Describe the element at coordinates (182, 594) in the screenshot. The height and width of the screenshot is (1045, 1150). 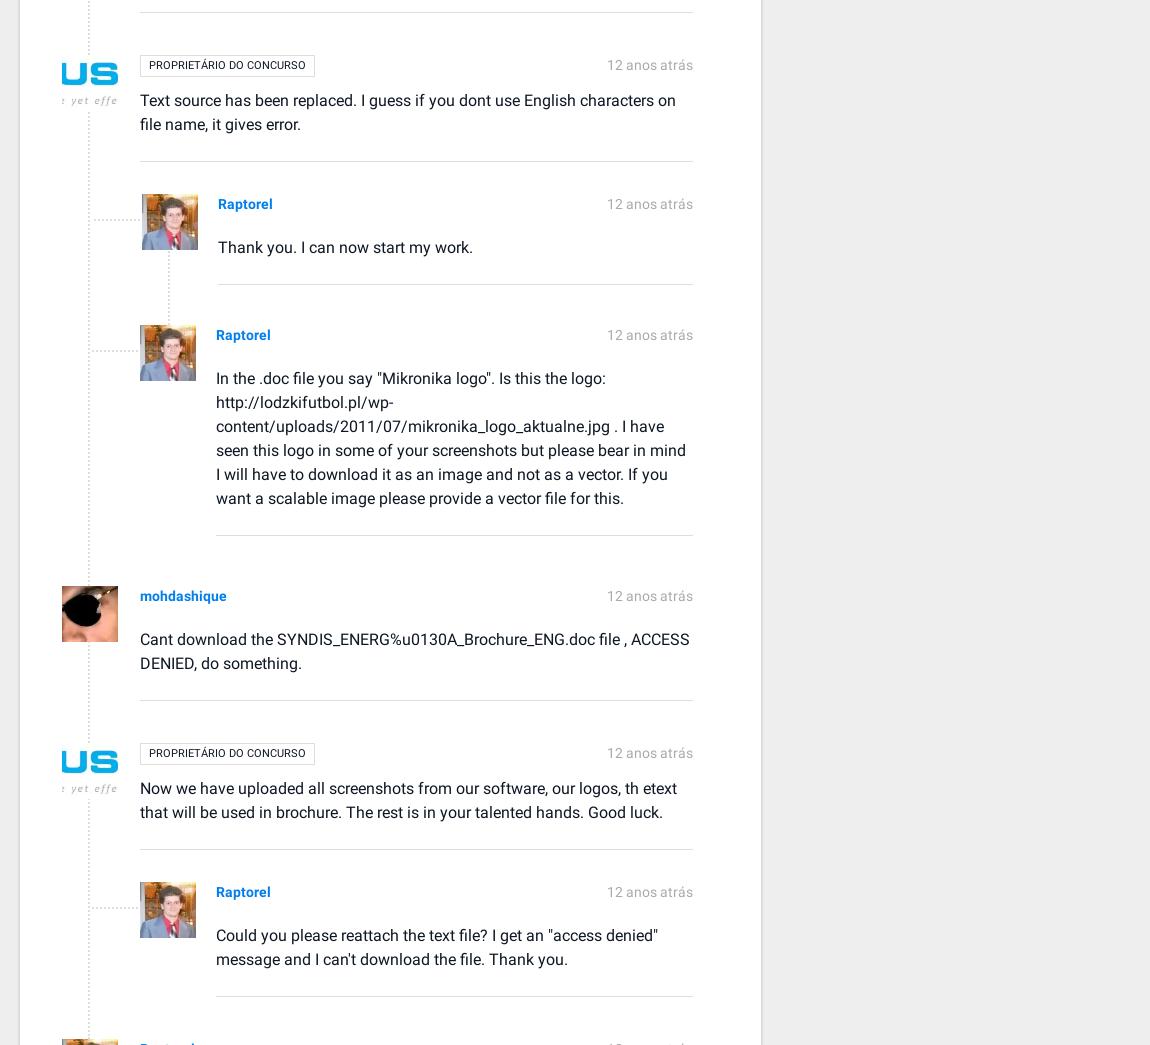
I see `'mohdashique'` at that location.